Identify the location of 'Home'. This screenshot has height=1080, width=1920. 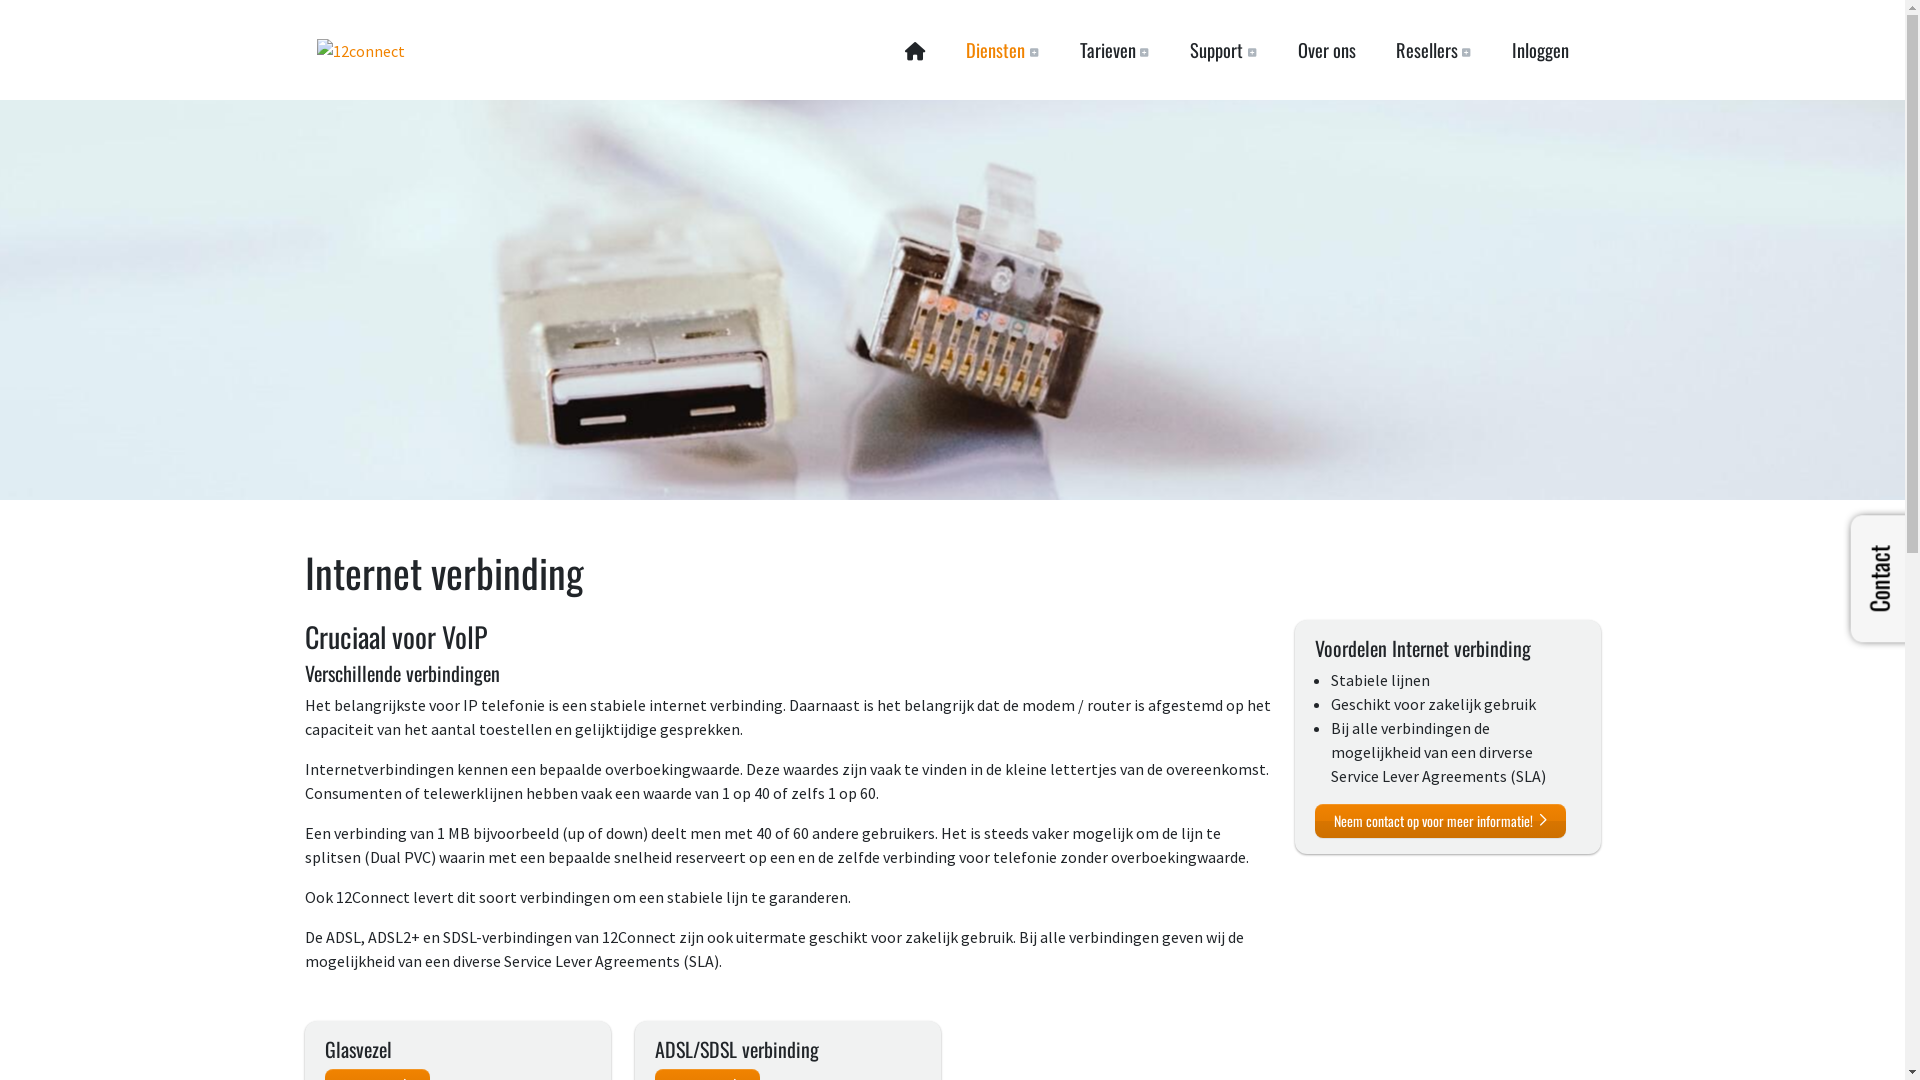
(883, 49).